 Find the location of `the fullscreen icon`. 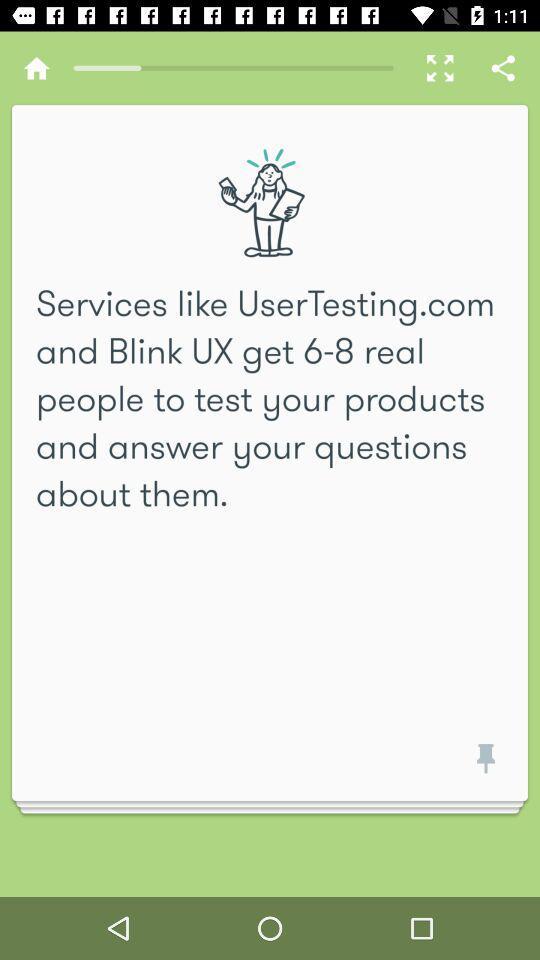

the fullscreen icon is located at coordinates (434, 68).